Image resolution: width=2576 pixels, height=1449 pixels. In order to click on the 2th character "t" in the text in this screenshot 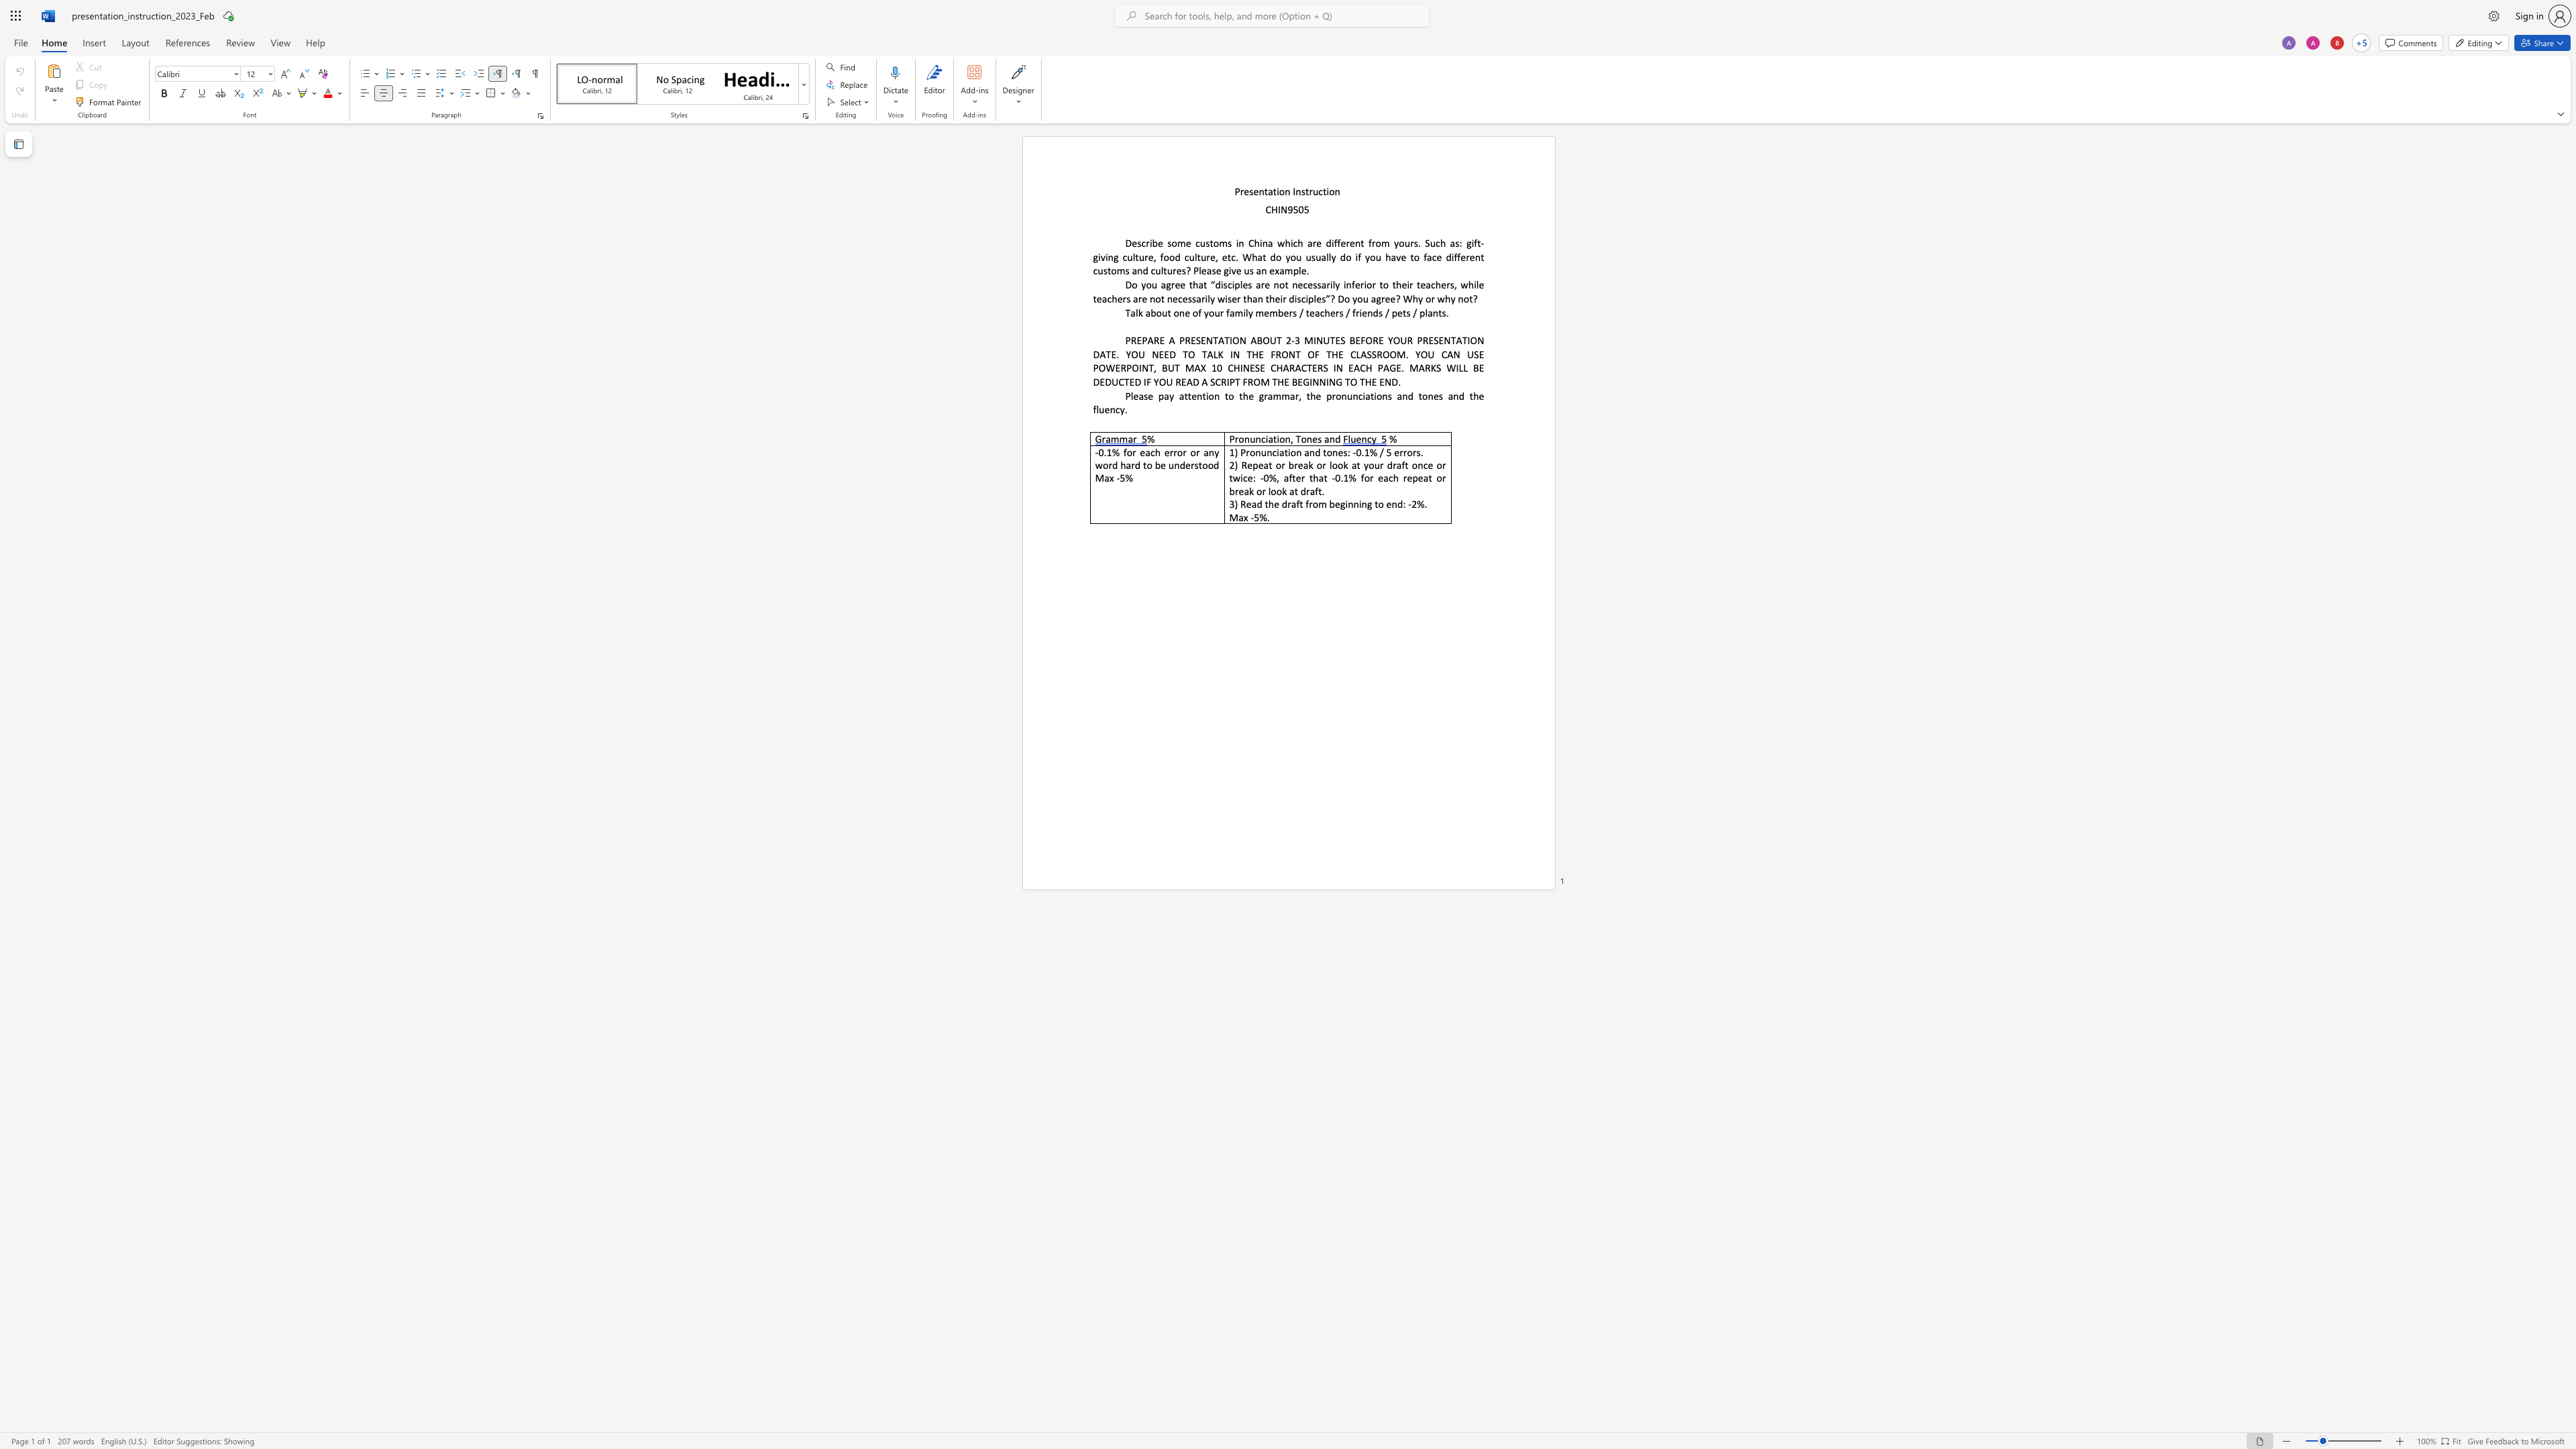, I will do `click(1273, 191)`.